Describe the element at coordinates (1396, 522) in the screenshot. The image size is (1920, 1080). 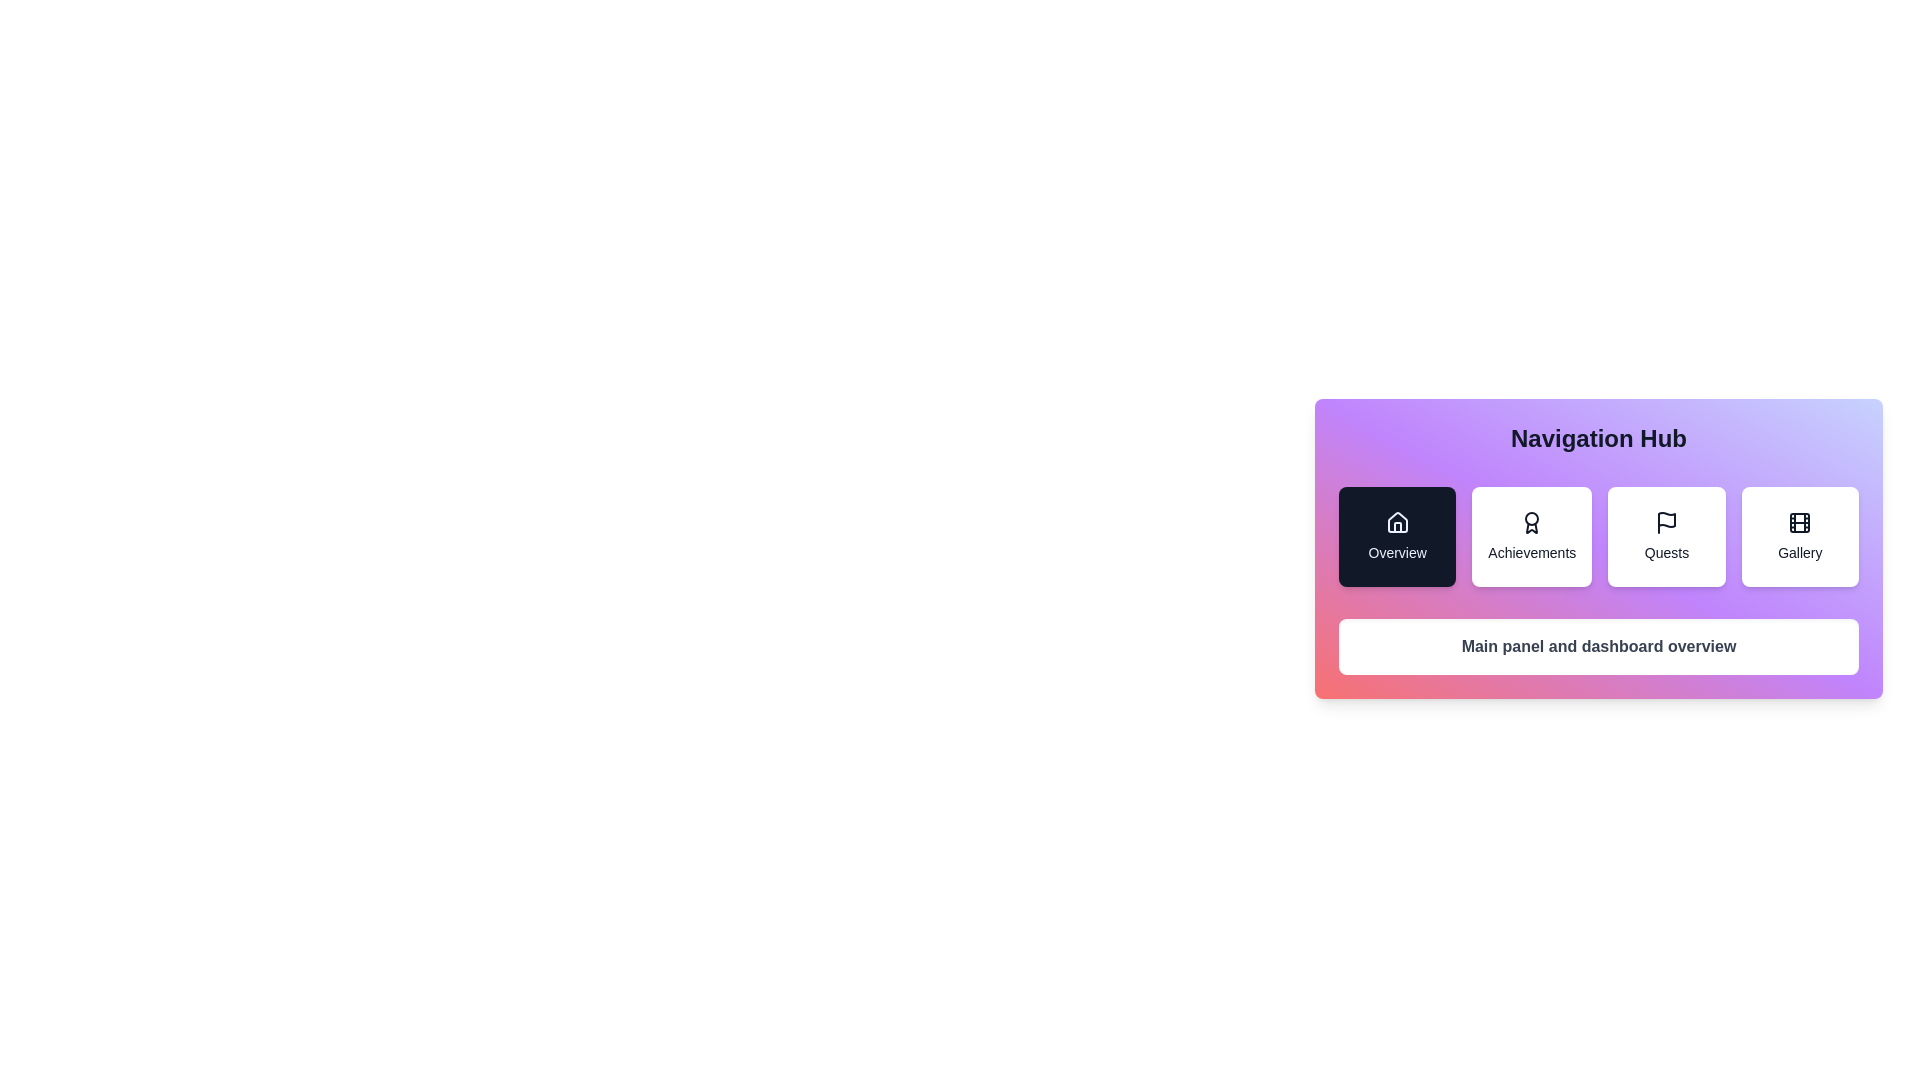
I see `the home icon within the navigation menu` at that location.